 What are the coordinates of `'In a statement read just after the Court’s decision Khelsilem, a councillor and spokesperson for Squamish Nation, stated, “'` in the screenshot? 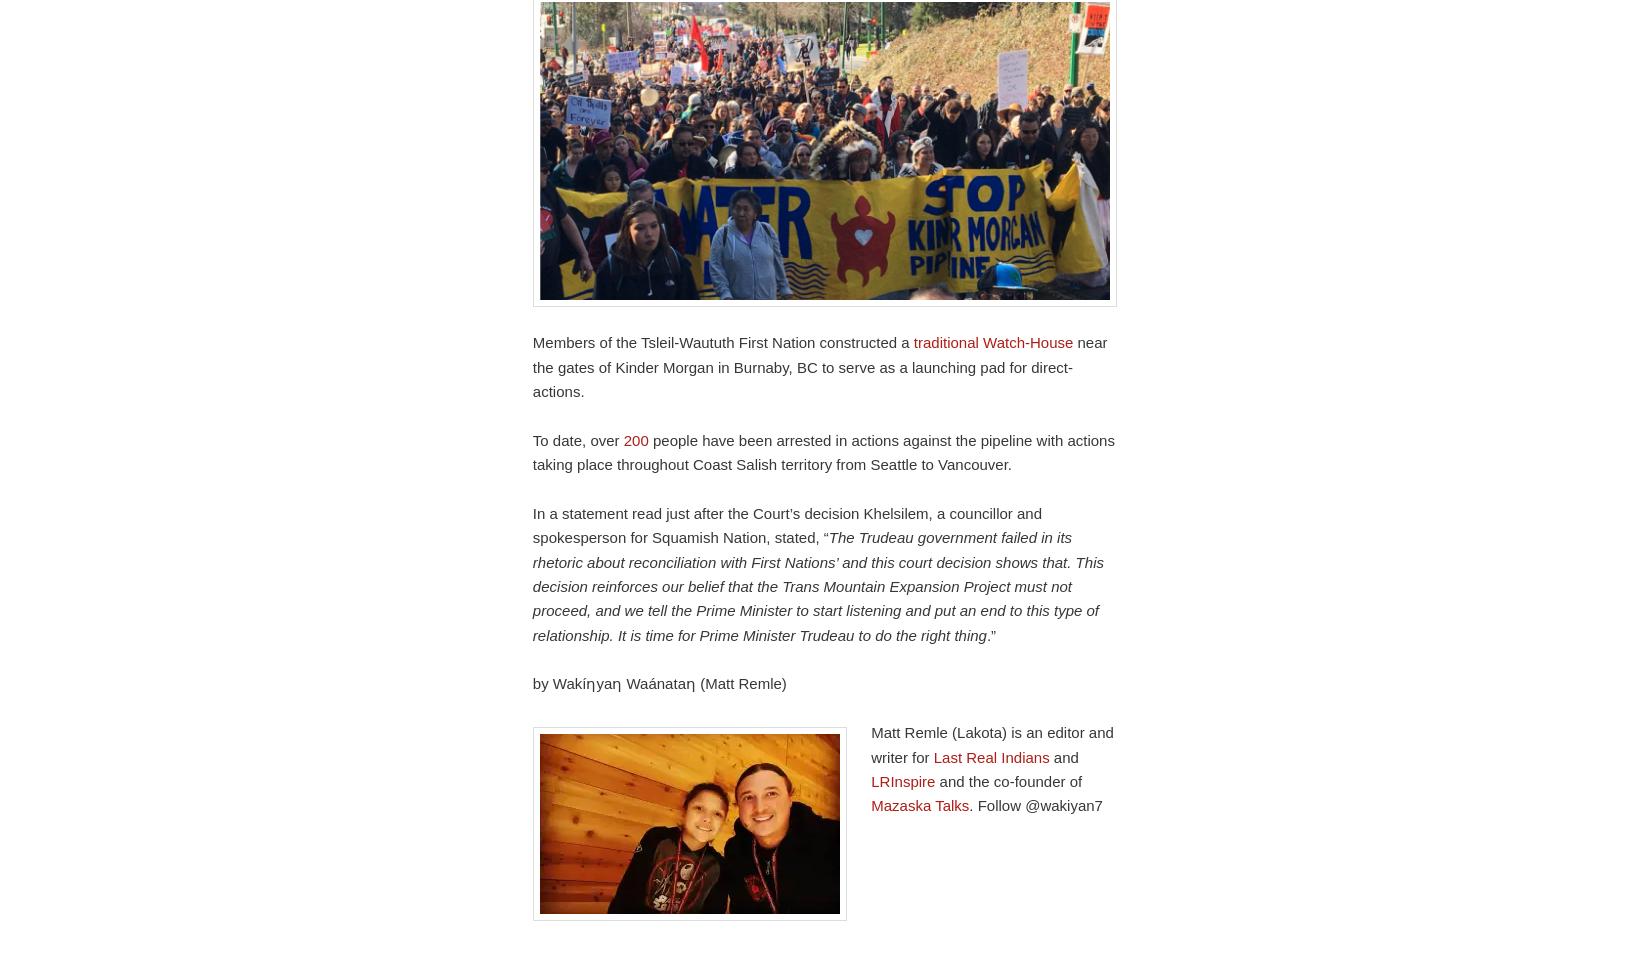 It's located at (786, 524).